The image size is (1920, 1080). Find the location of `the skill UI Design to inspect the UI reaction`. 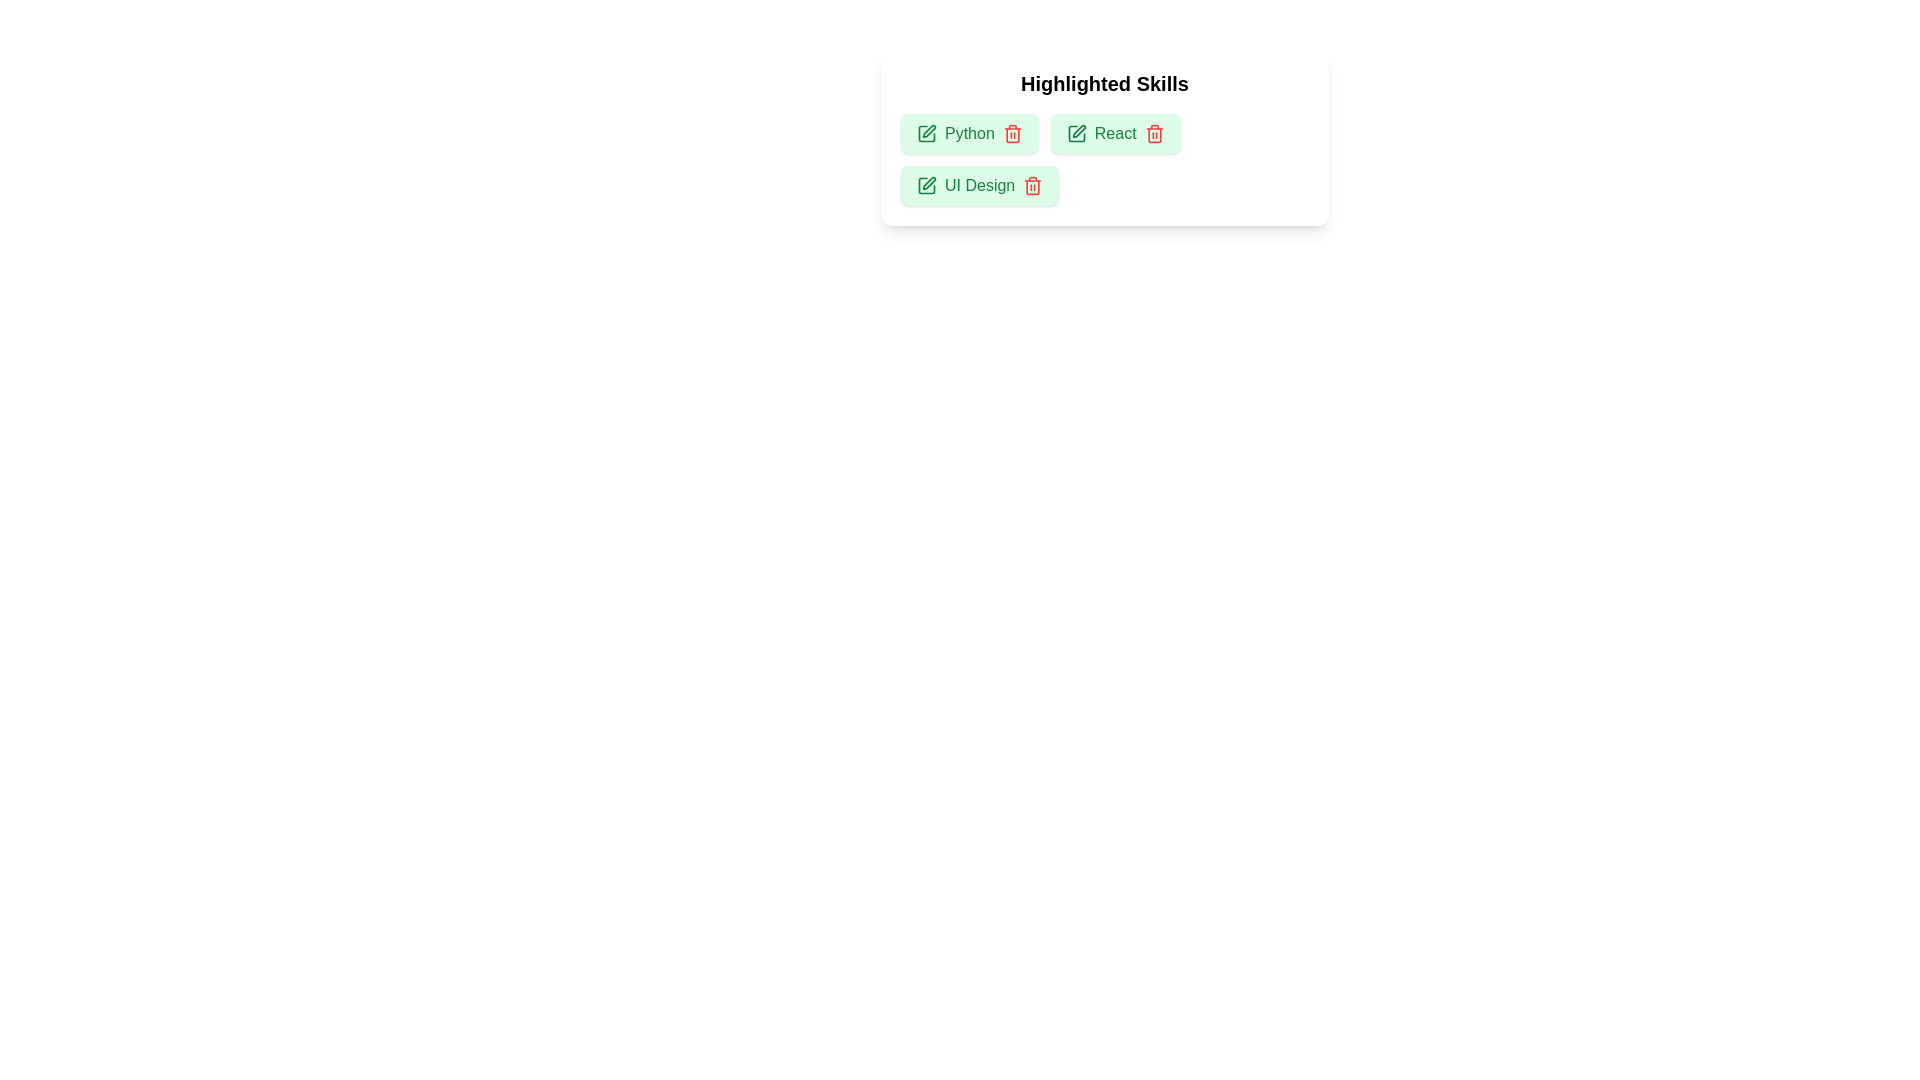

the skill UI Design to inspect the UI reaction is located at coordinates (980, 185).